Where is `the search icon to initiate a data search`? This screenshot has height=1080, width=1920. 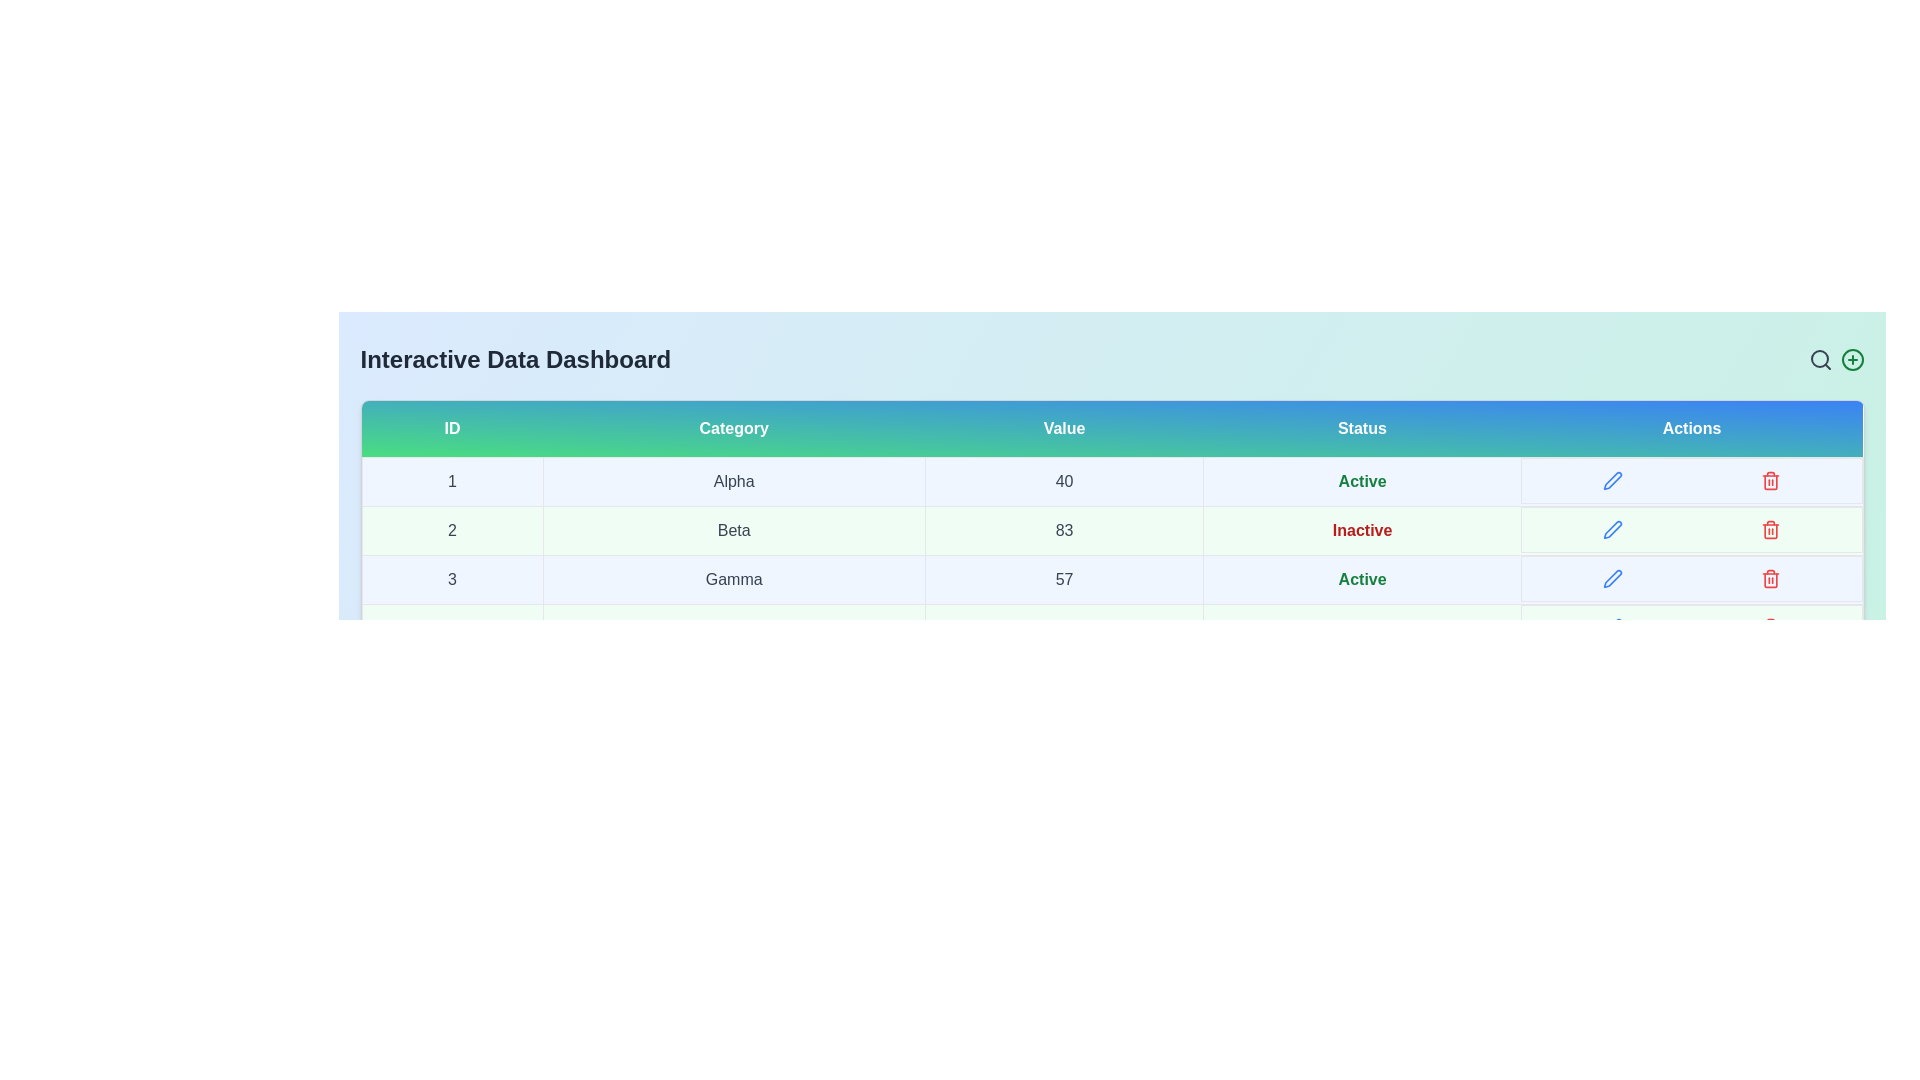 the search icon to initiate a data search is located at coordinates (1820, 358).